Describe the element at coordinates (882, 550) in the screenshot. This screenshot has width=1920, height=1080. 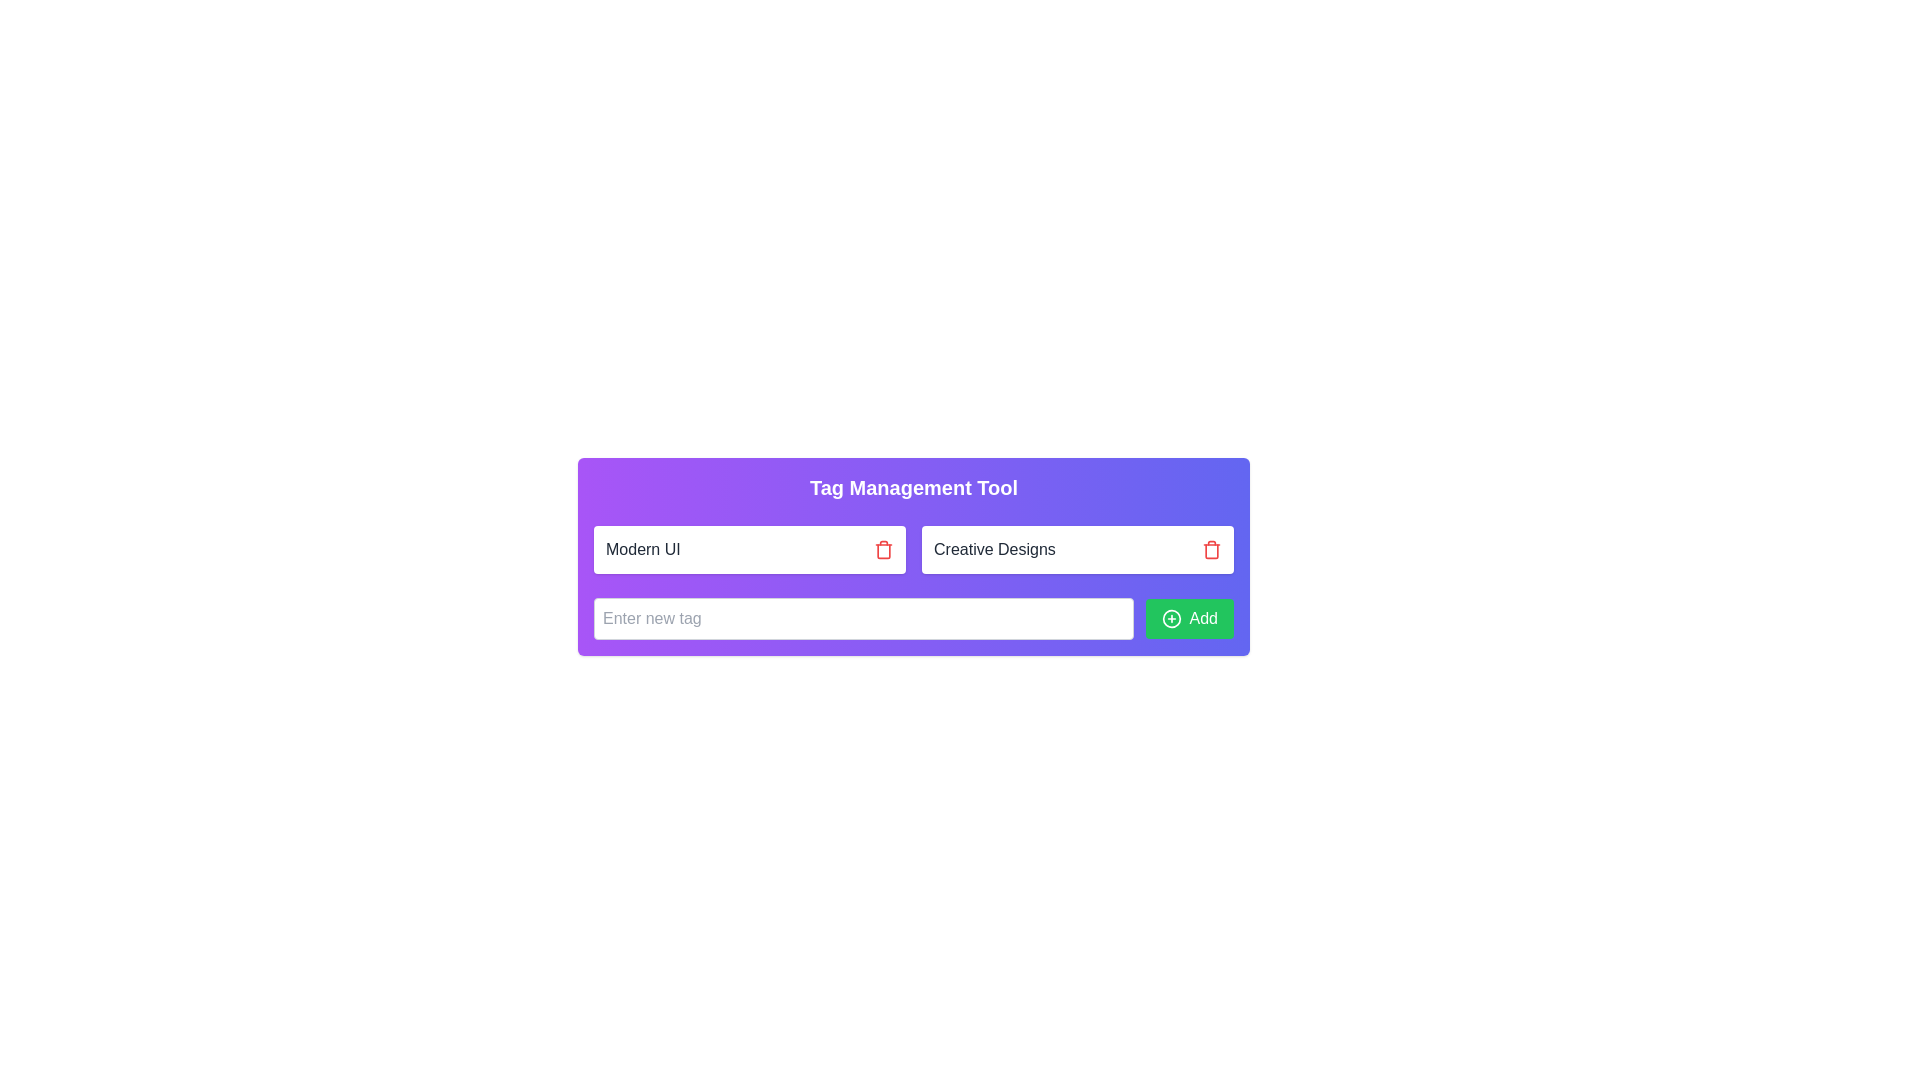
I see `the delete icon button located to the right of the 'Modern UI' label to initiate the delete action` at that location.